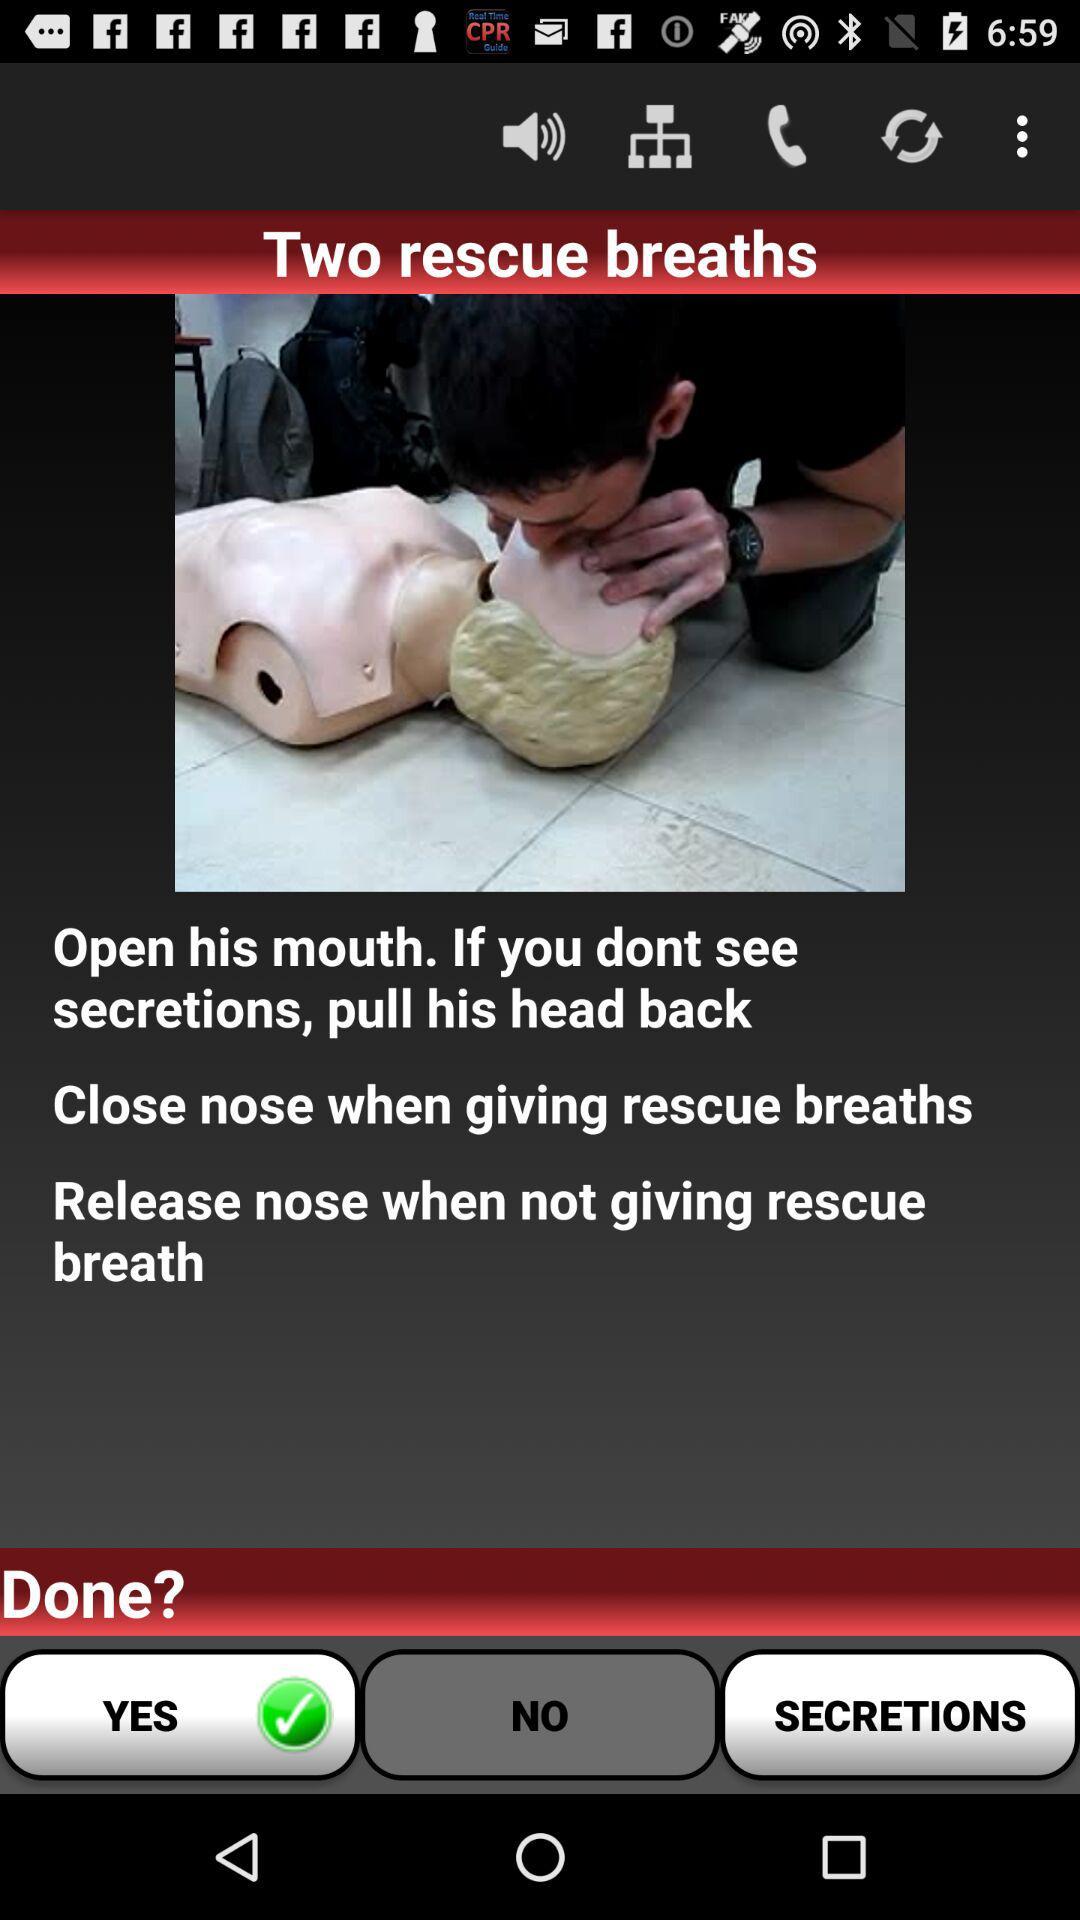  What do you see at coordinates (540, 1713) in the screenshot?
I see `no` at bounding box center [540, 1713].